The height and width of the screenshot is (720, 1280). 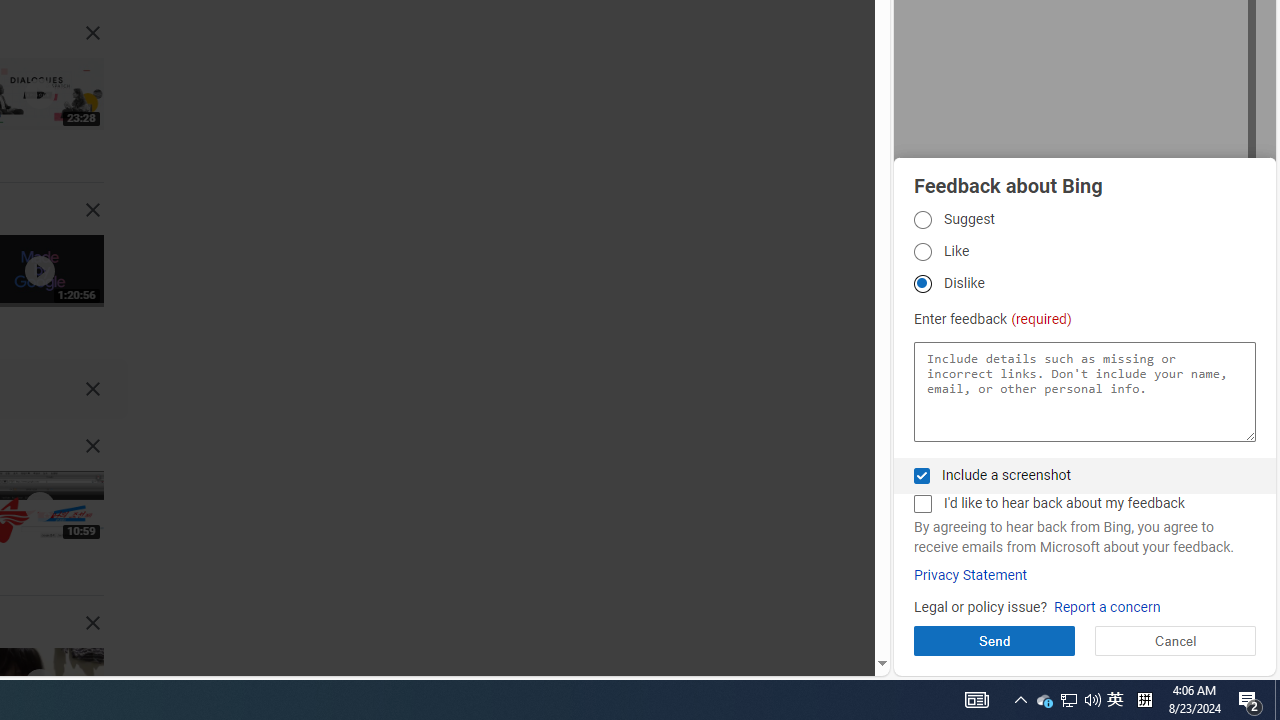 I want to click on 'Cancel', so click(x=1175, y=640).